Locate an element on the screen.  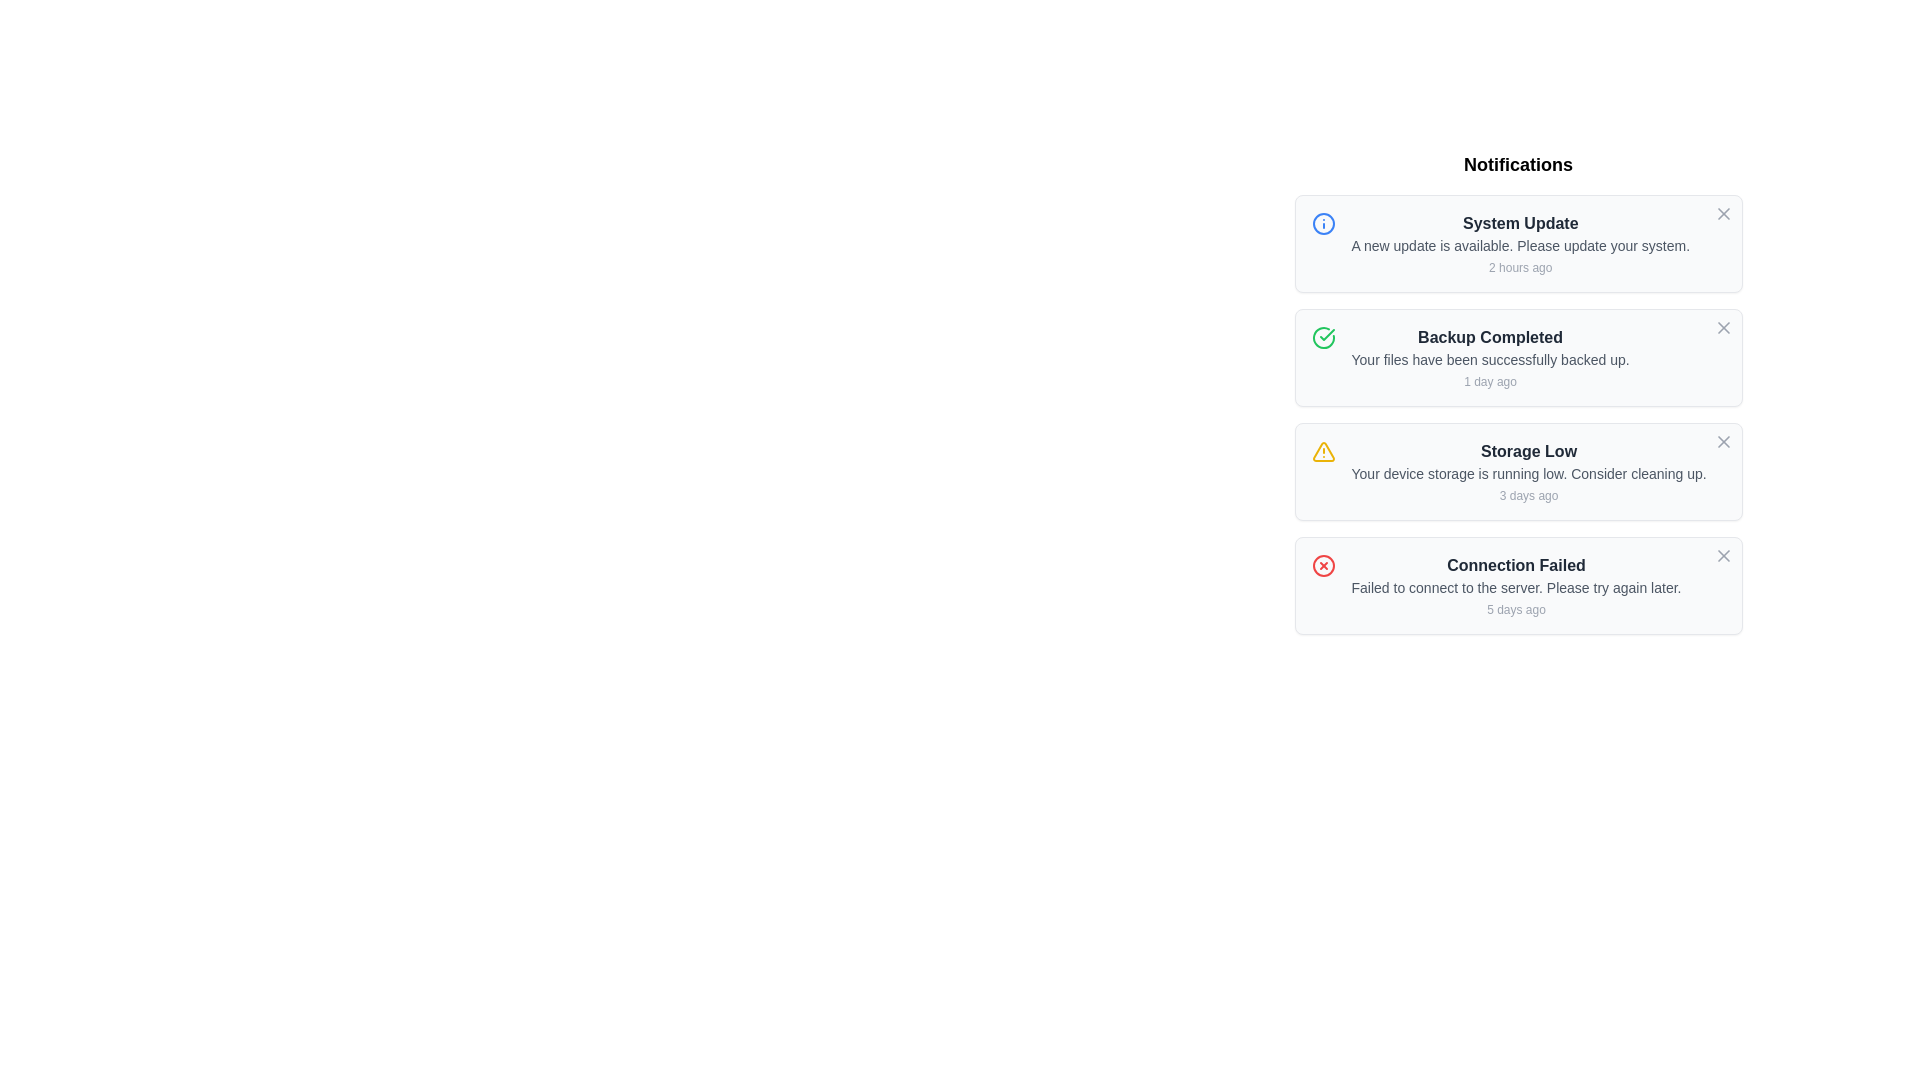
the information icon represented by the SVG Circle to access related notifications is located at coordinates (1323, 223).